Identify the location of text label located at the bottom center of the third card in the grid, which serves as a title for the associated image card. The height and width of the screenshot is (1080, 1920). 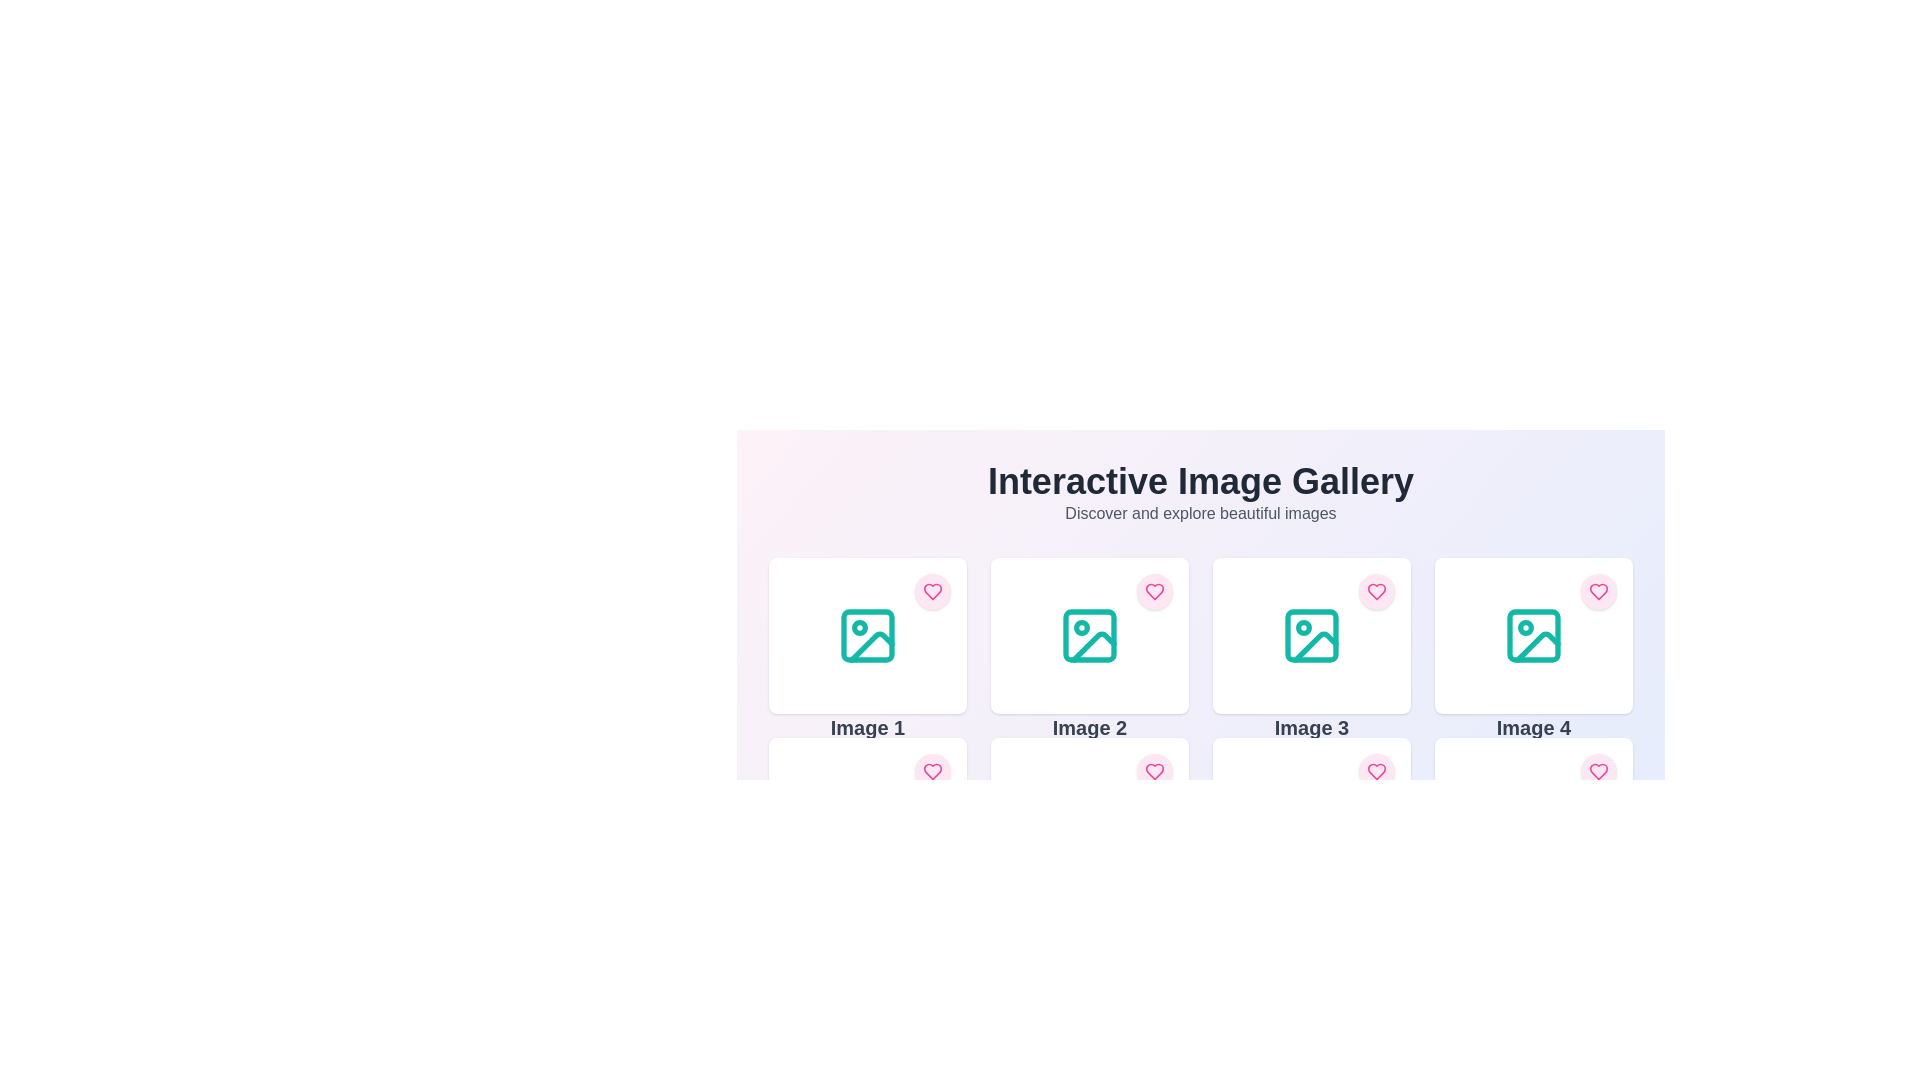
(1311, 728).